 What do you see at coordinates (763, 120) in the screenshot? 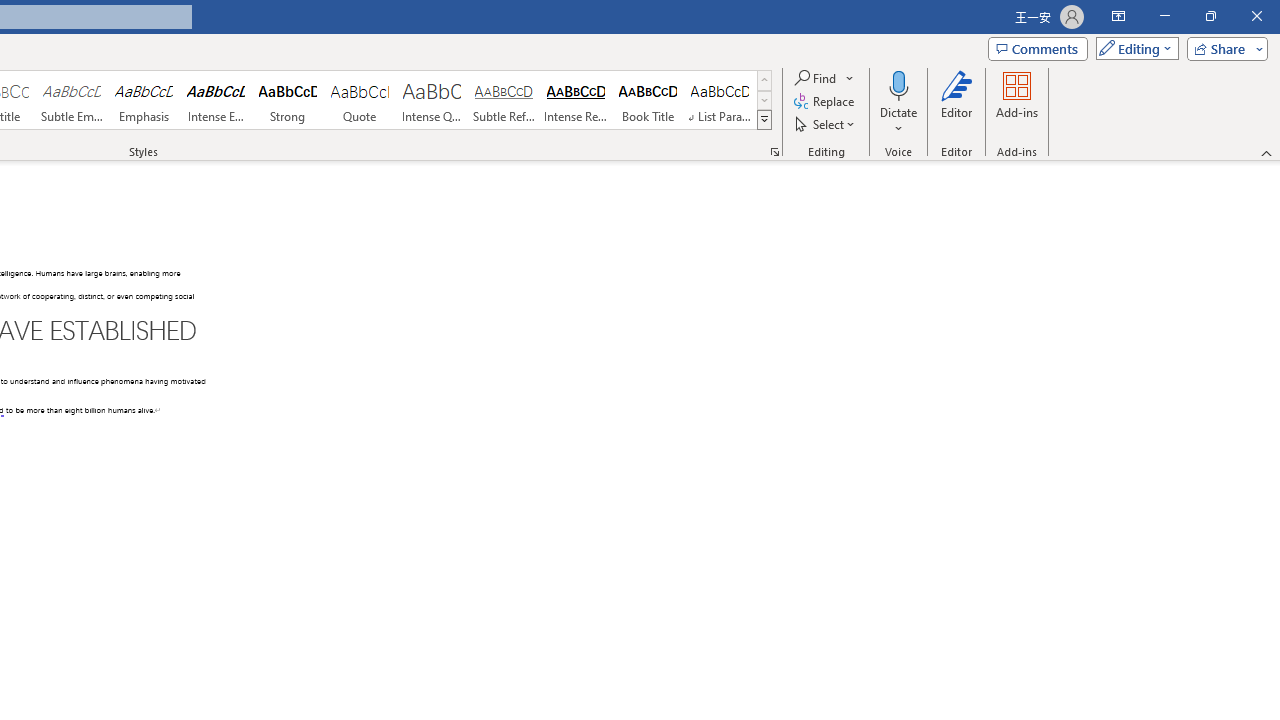
I see `'Styles'` at bounding box center [763, 120].